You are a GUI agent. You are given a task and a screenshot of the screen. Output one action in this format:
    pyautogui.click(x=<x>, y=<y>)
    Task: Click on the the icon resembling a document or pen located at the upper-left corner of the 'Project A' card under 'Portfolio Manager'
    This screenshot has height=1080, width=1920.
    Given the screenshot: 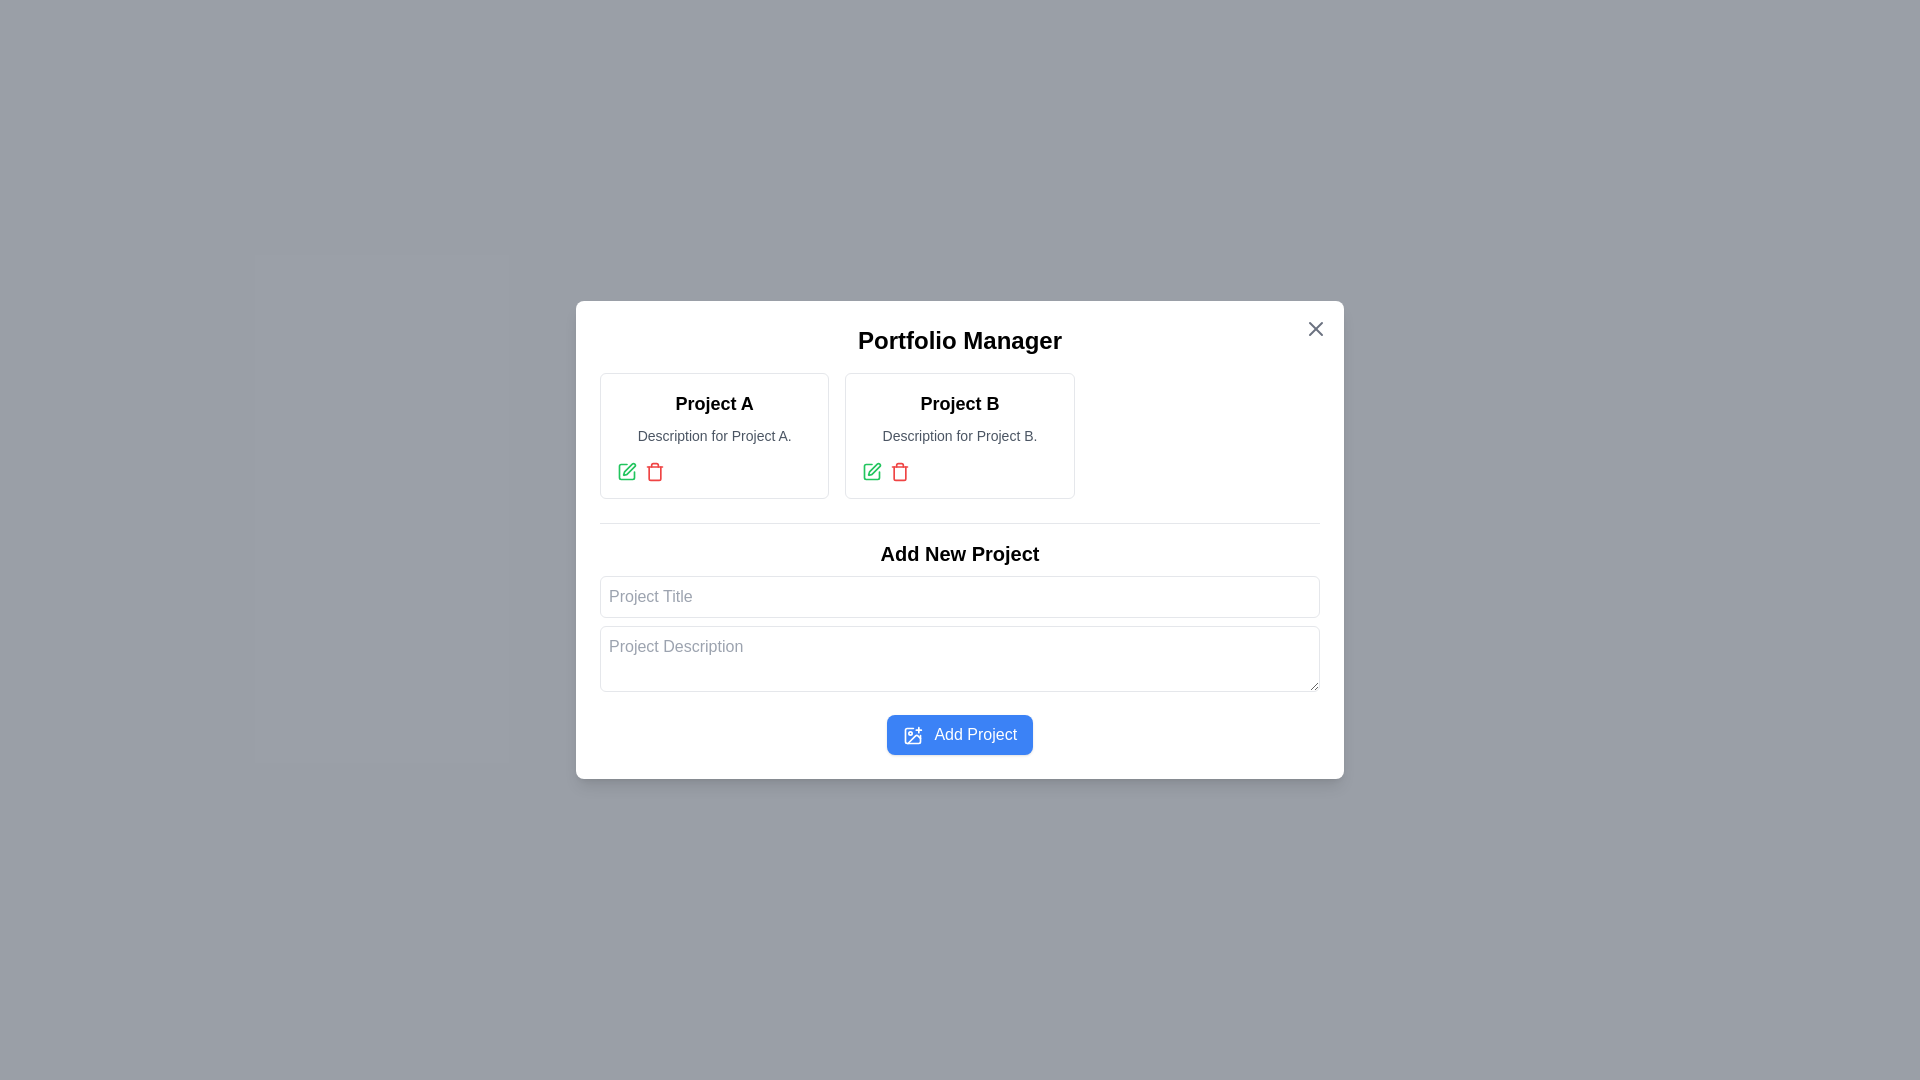 What is the action you would take?
    pyautogui.click(x=626, y=471)
    